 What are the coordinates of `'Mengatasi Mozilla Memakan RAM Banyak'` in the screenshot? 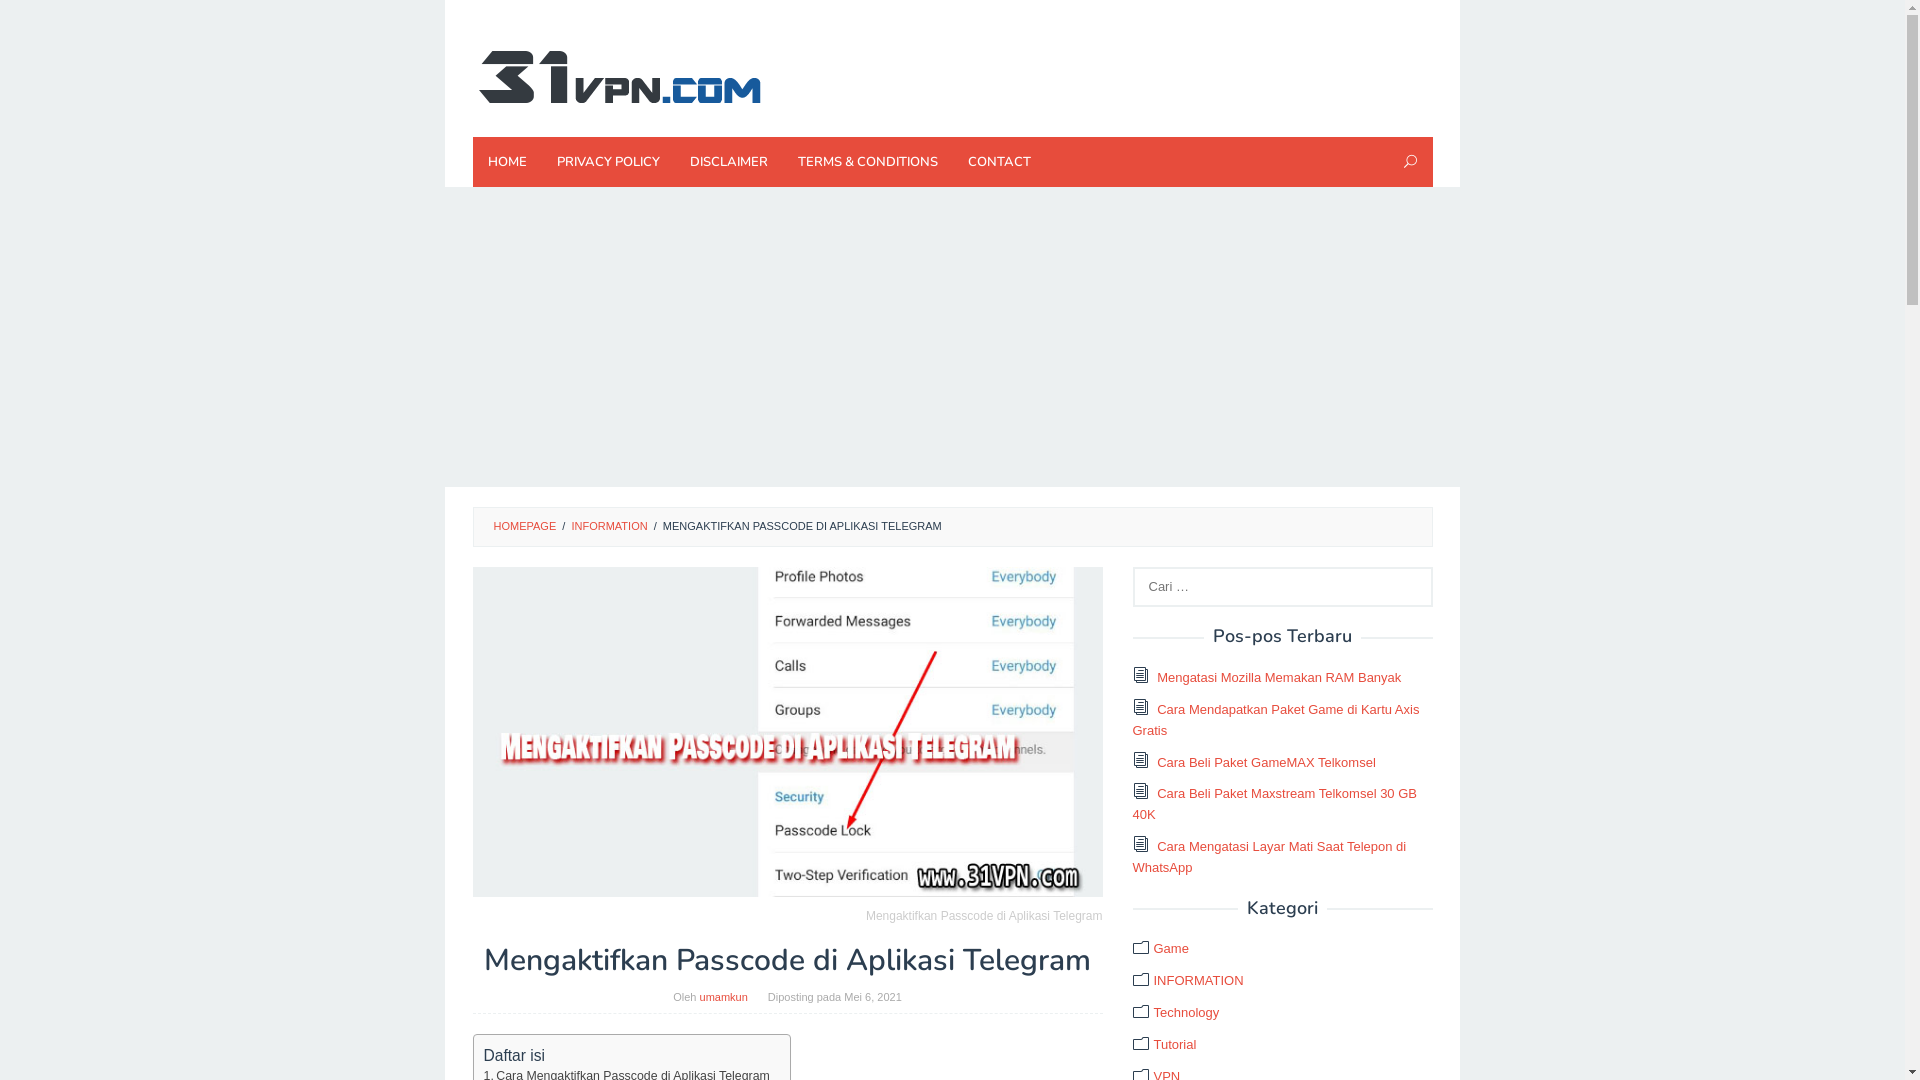 It's located at (1277, 676).